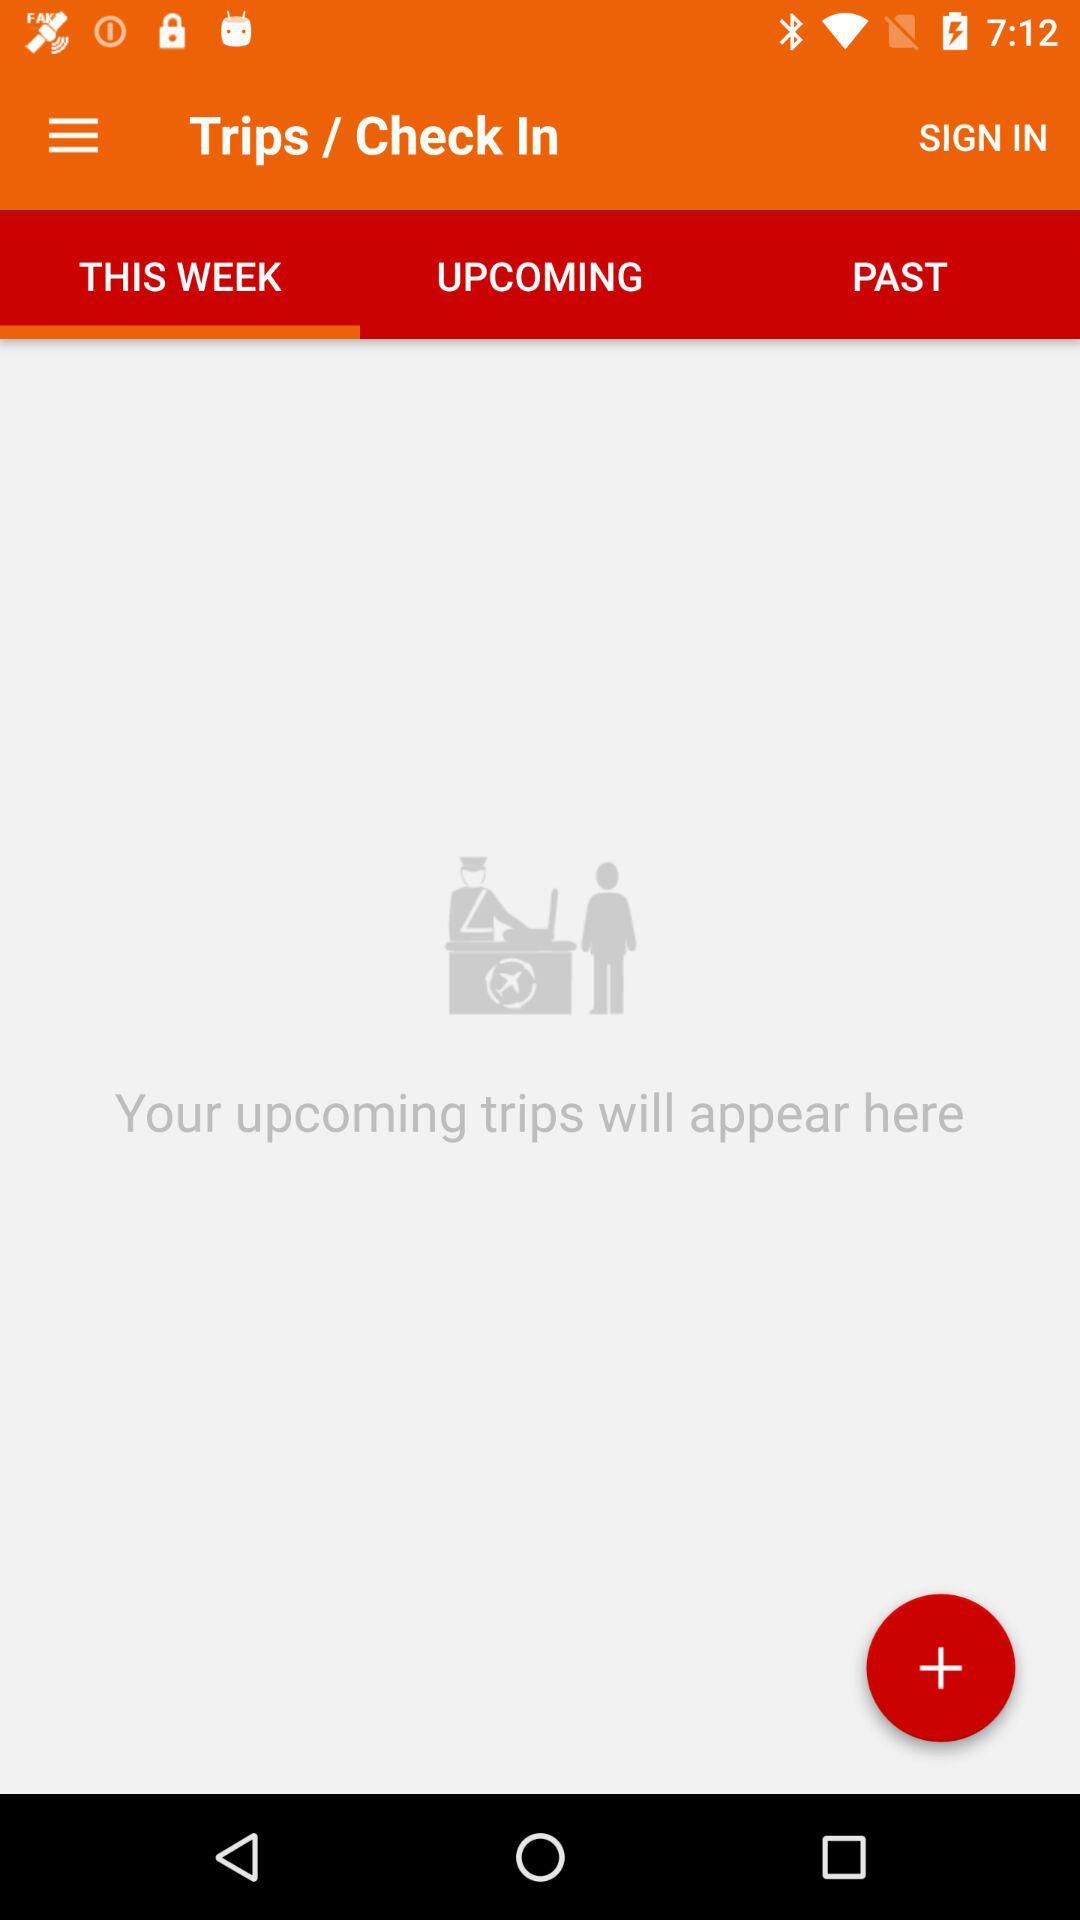 This screenshot has width=1080, height=1920. Describe the element at coordinates (72, 135) in the screenshot. I see `the item next to the trips / check in item` at that location.